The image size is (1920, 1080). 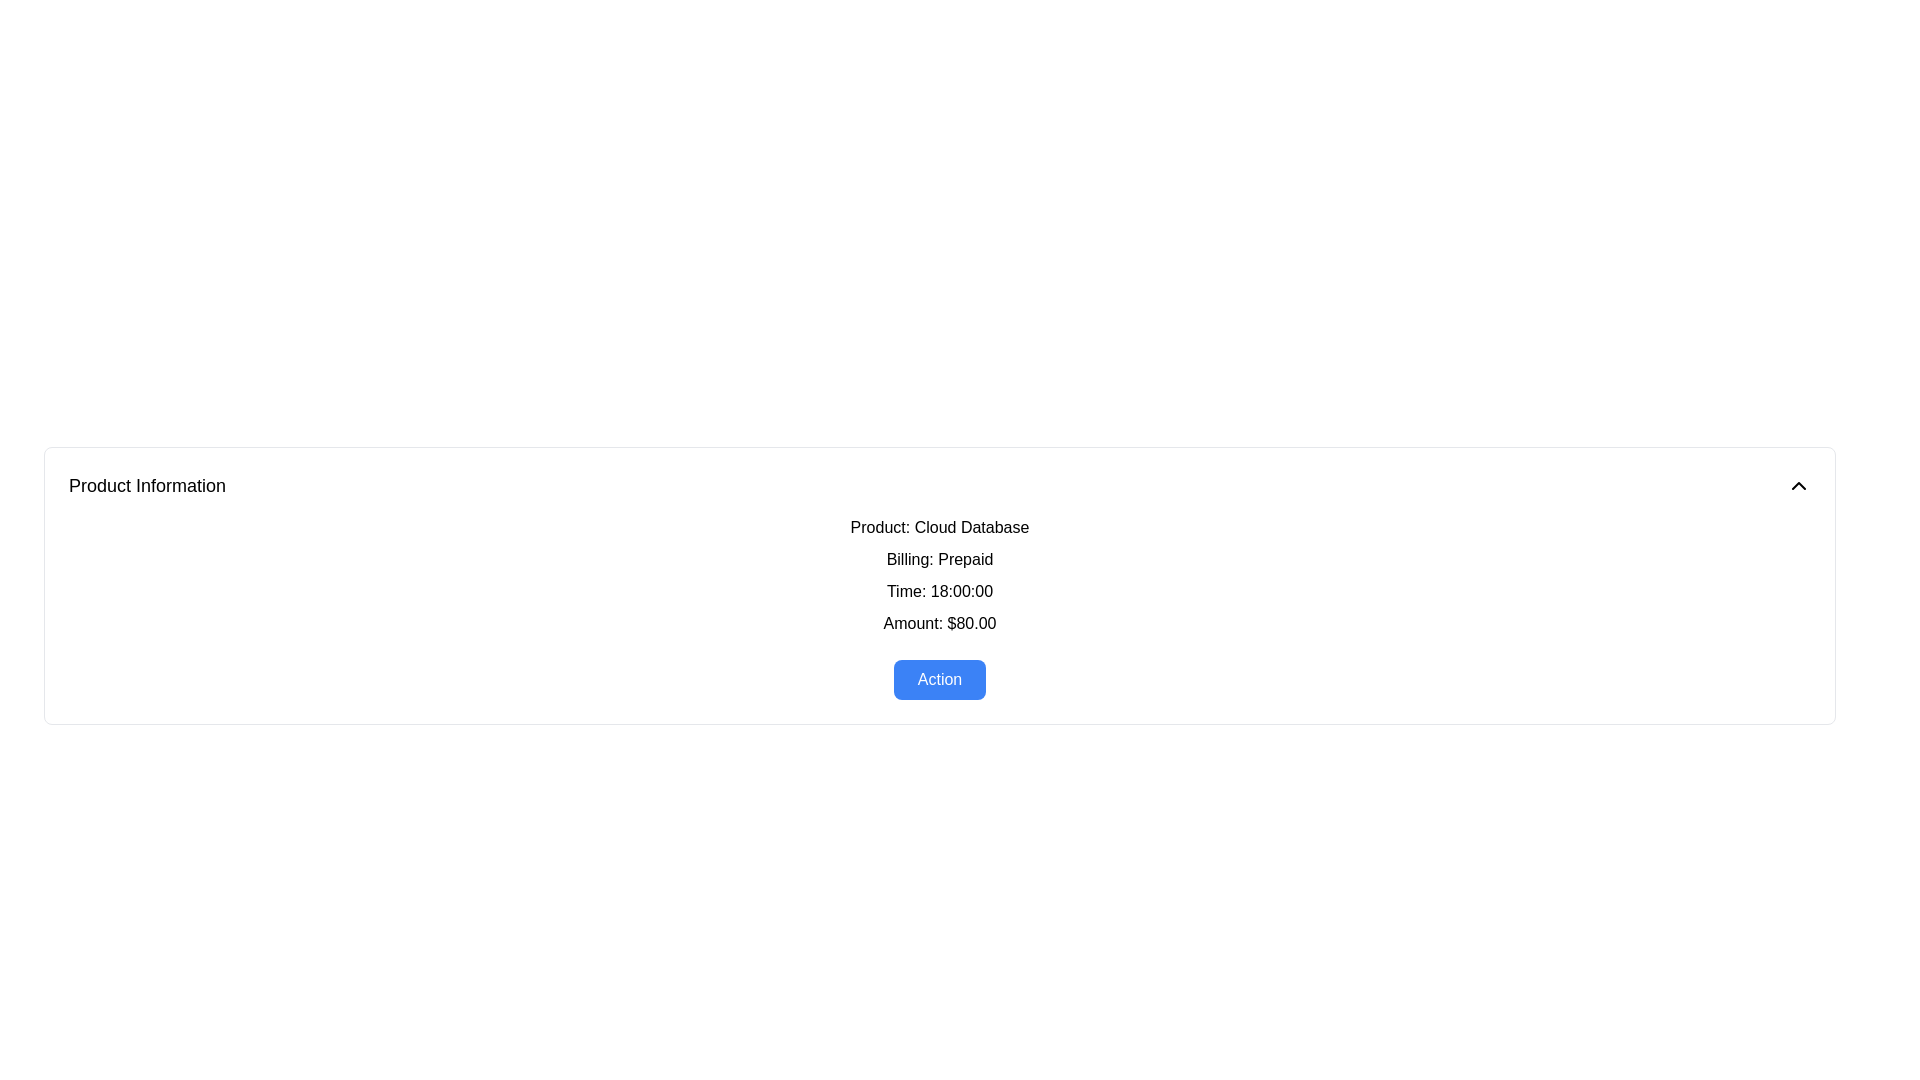 I want to click on the button labeled 'Action' with a blue background and white text for keyboard navigation, so click(x=939, y=678).